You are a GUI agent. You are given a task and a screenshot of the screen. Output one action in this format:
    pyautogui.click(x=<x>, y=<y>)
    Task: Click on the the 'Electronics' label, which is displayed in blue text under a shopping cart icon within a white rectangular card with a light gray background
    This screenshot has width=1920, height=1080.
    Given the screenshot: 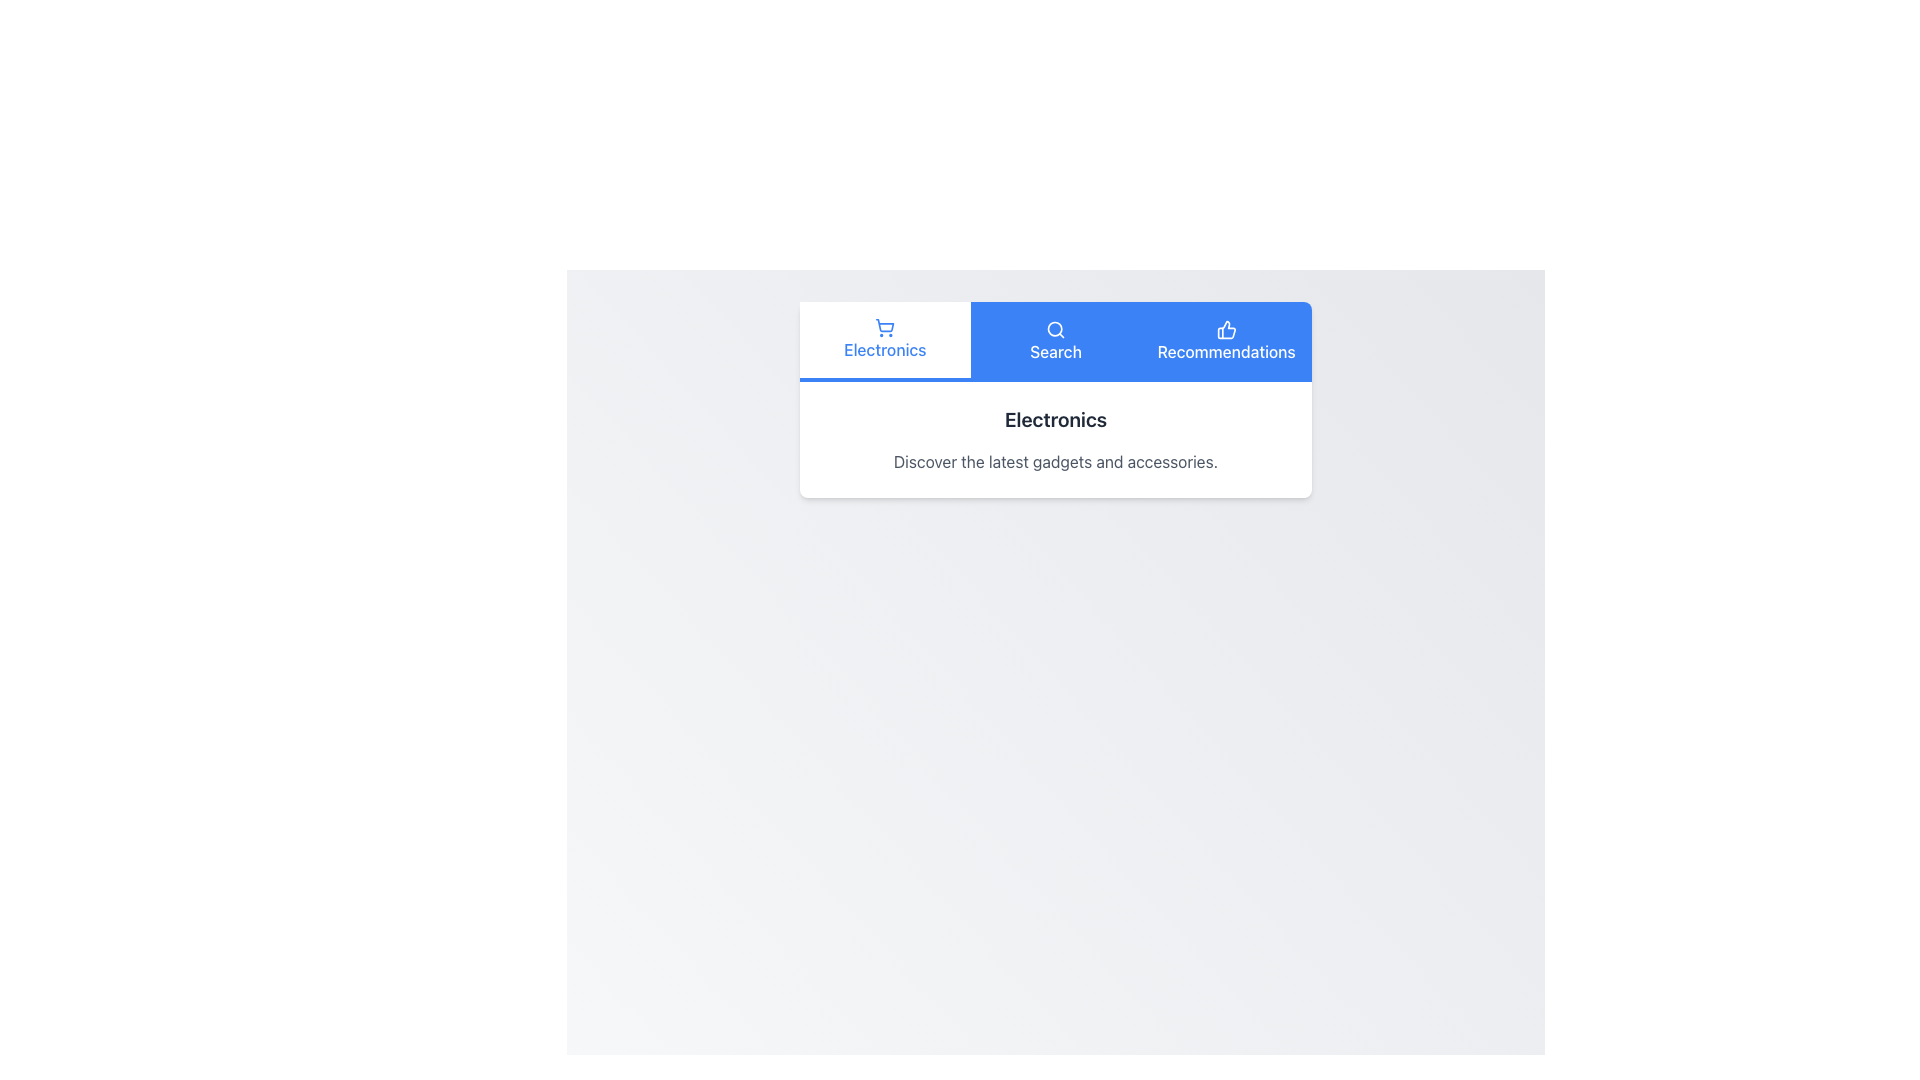 What is the action you would take?
    pyautogui.click(x=884, y=349)
    